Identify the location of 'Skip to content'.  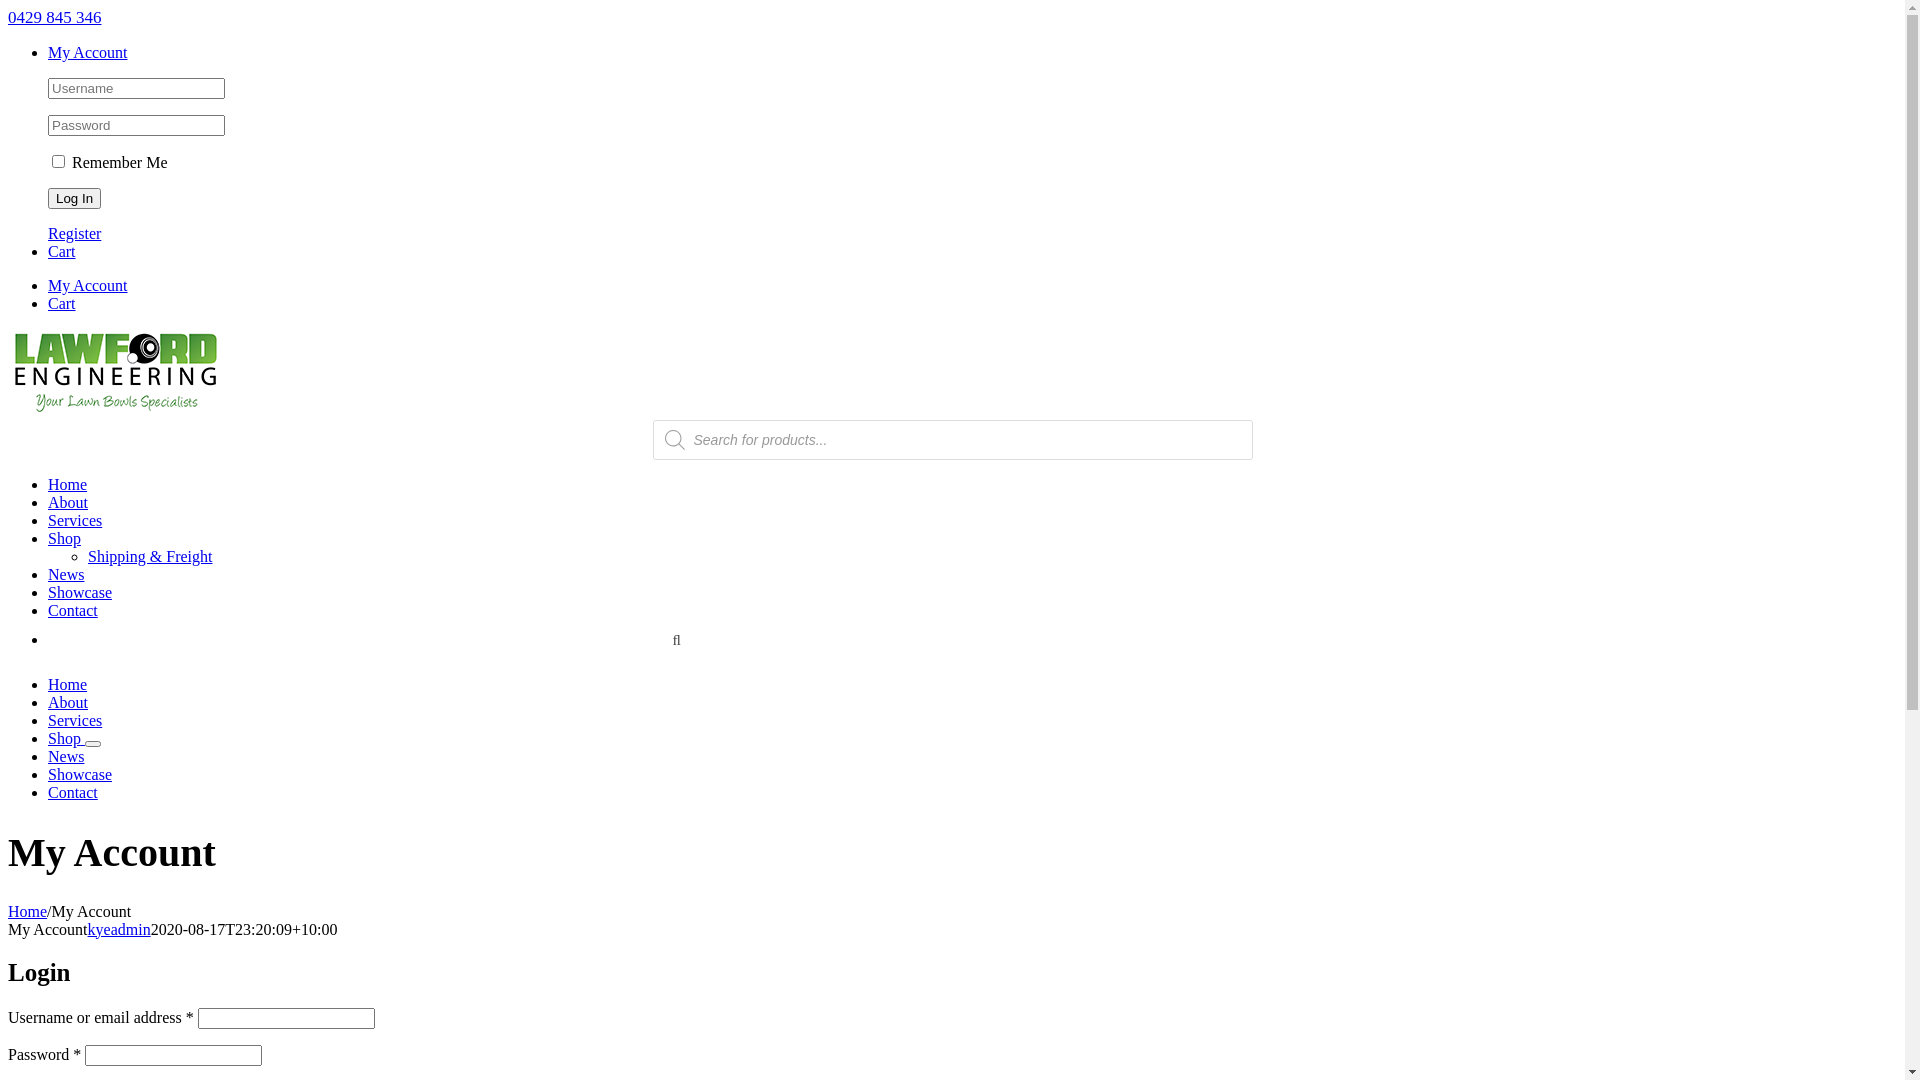
(7, 7).